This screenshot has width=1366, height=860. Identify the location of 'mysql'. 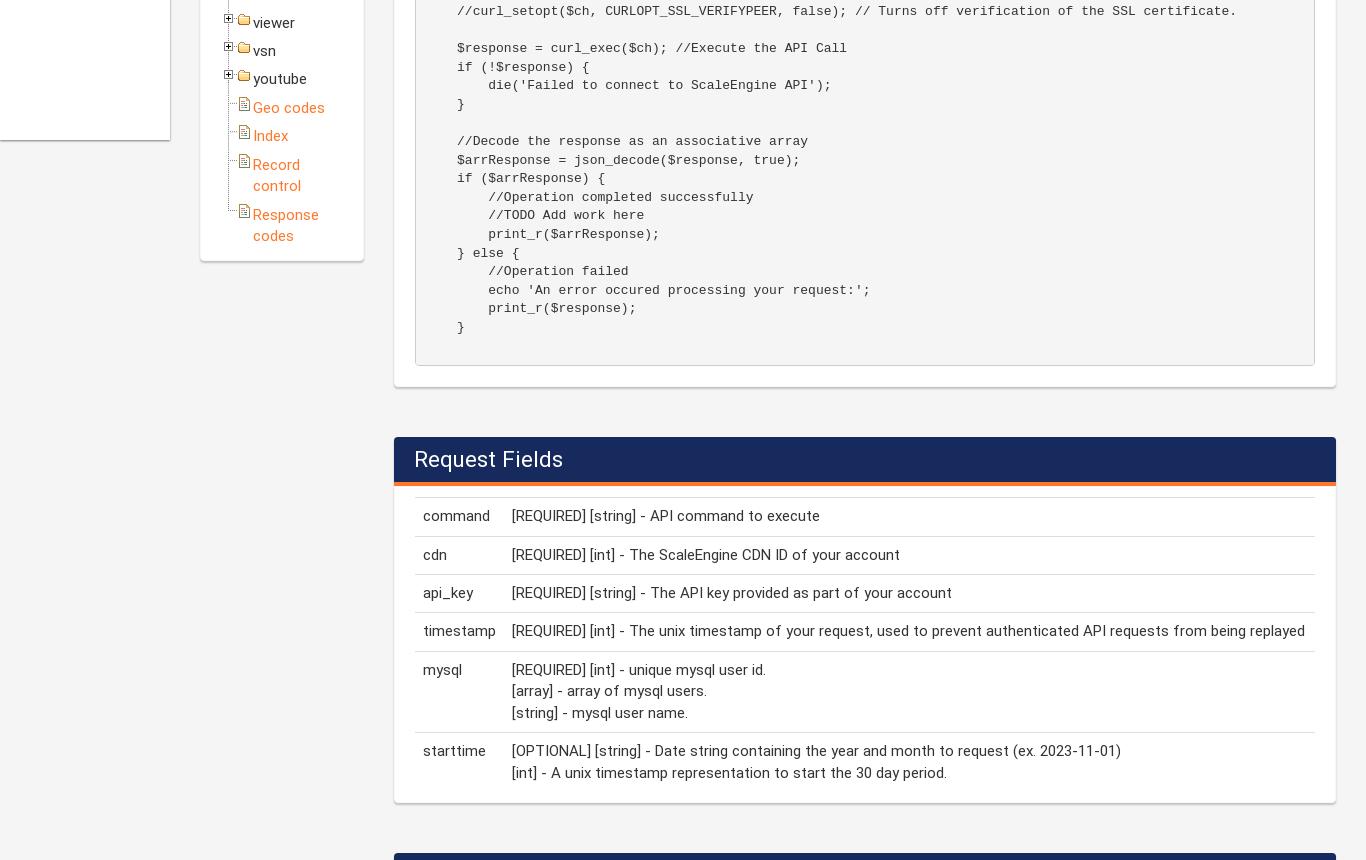
(441, 668).